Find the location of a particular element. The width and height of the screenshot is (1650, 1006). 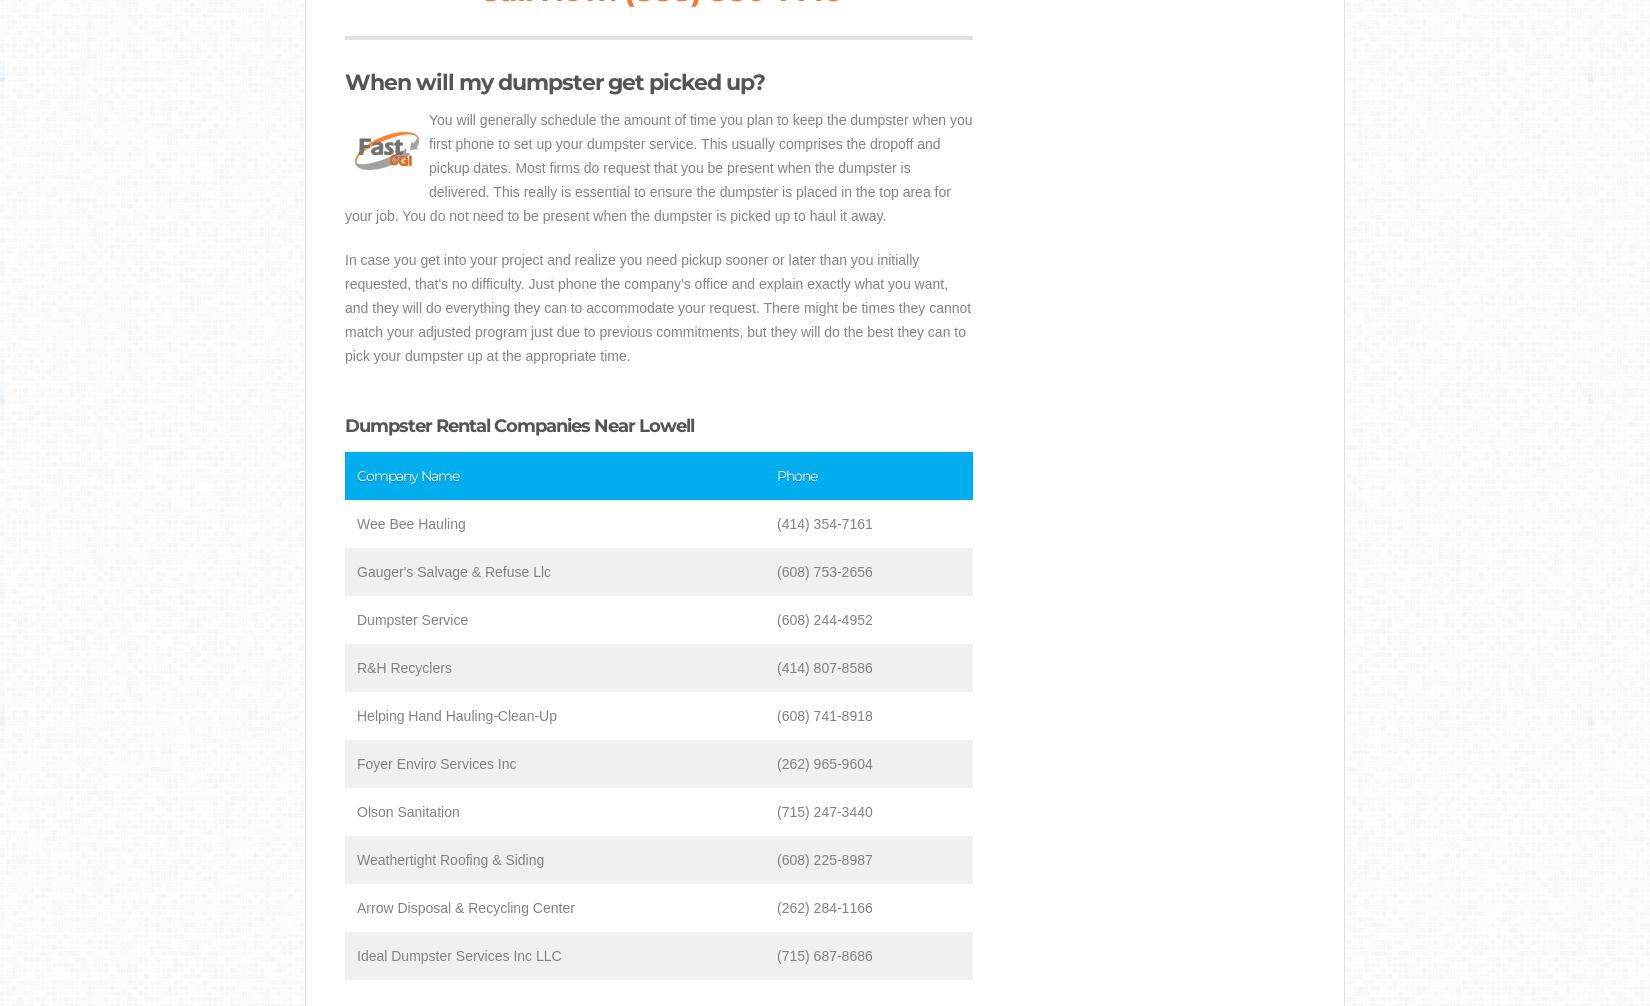

'Ideal Dumpster Services Inc LLC' is located at coordinates (357, 955).